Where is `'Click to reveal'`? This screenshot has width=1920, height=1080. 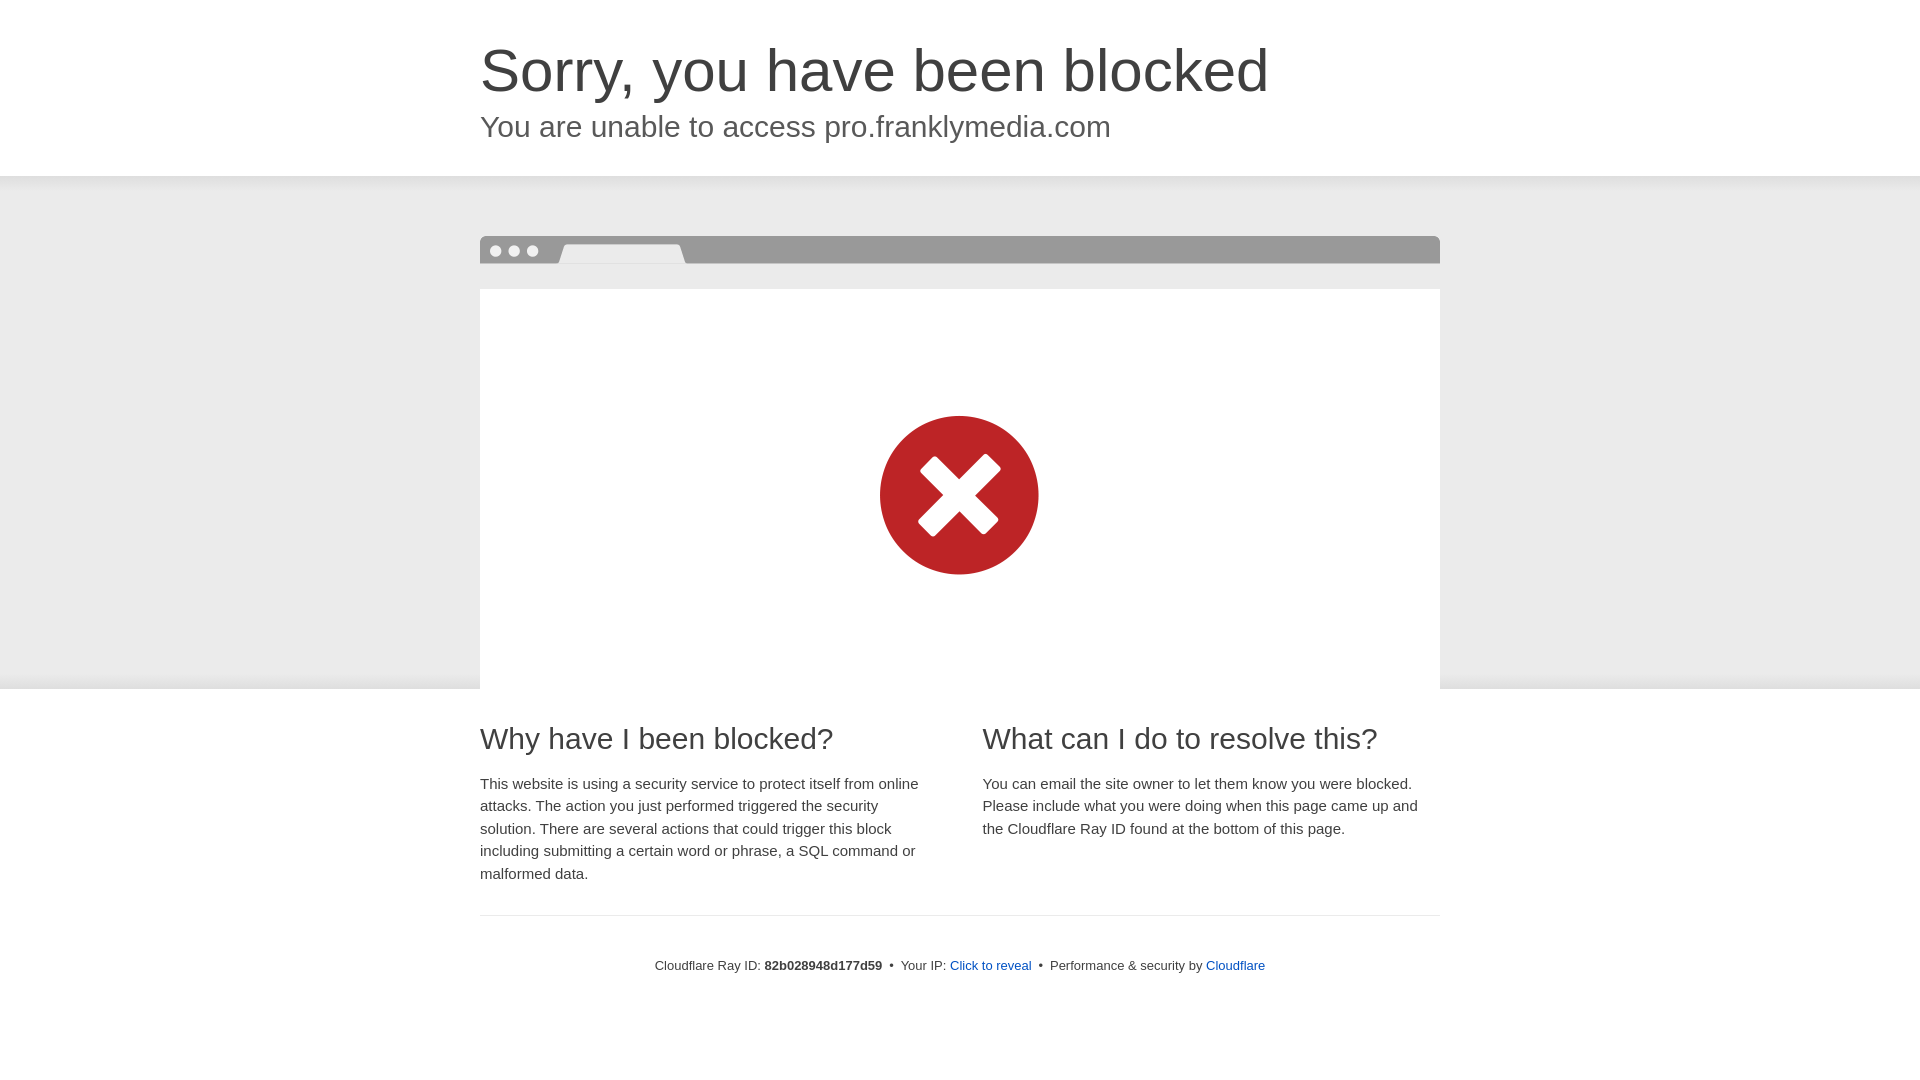 'Click to reveal' is located at coordinates (990, 964).